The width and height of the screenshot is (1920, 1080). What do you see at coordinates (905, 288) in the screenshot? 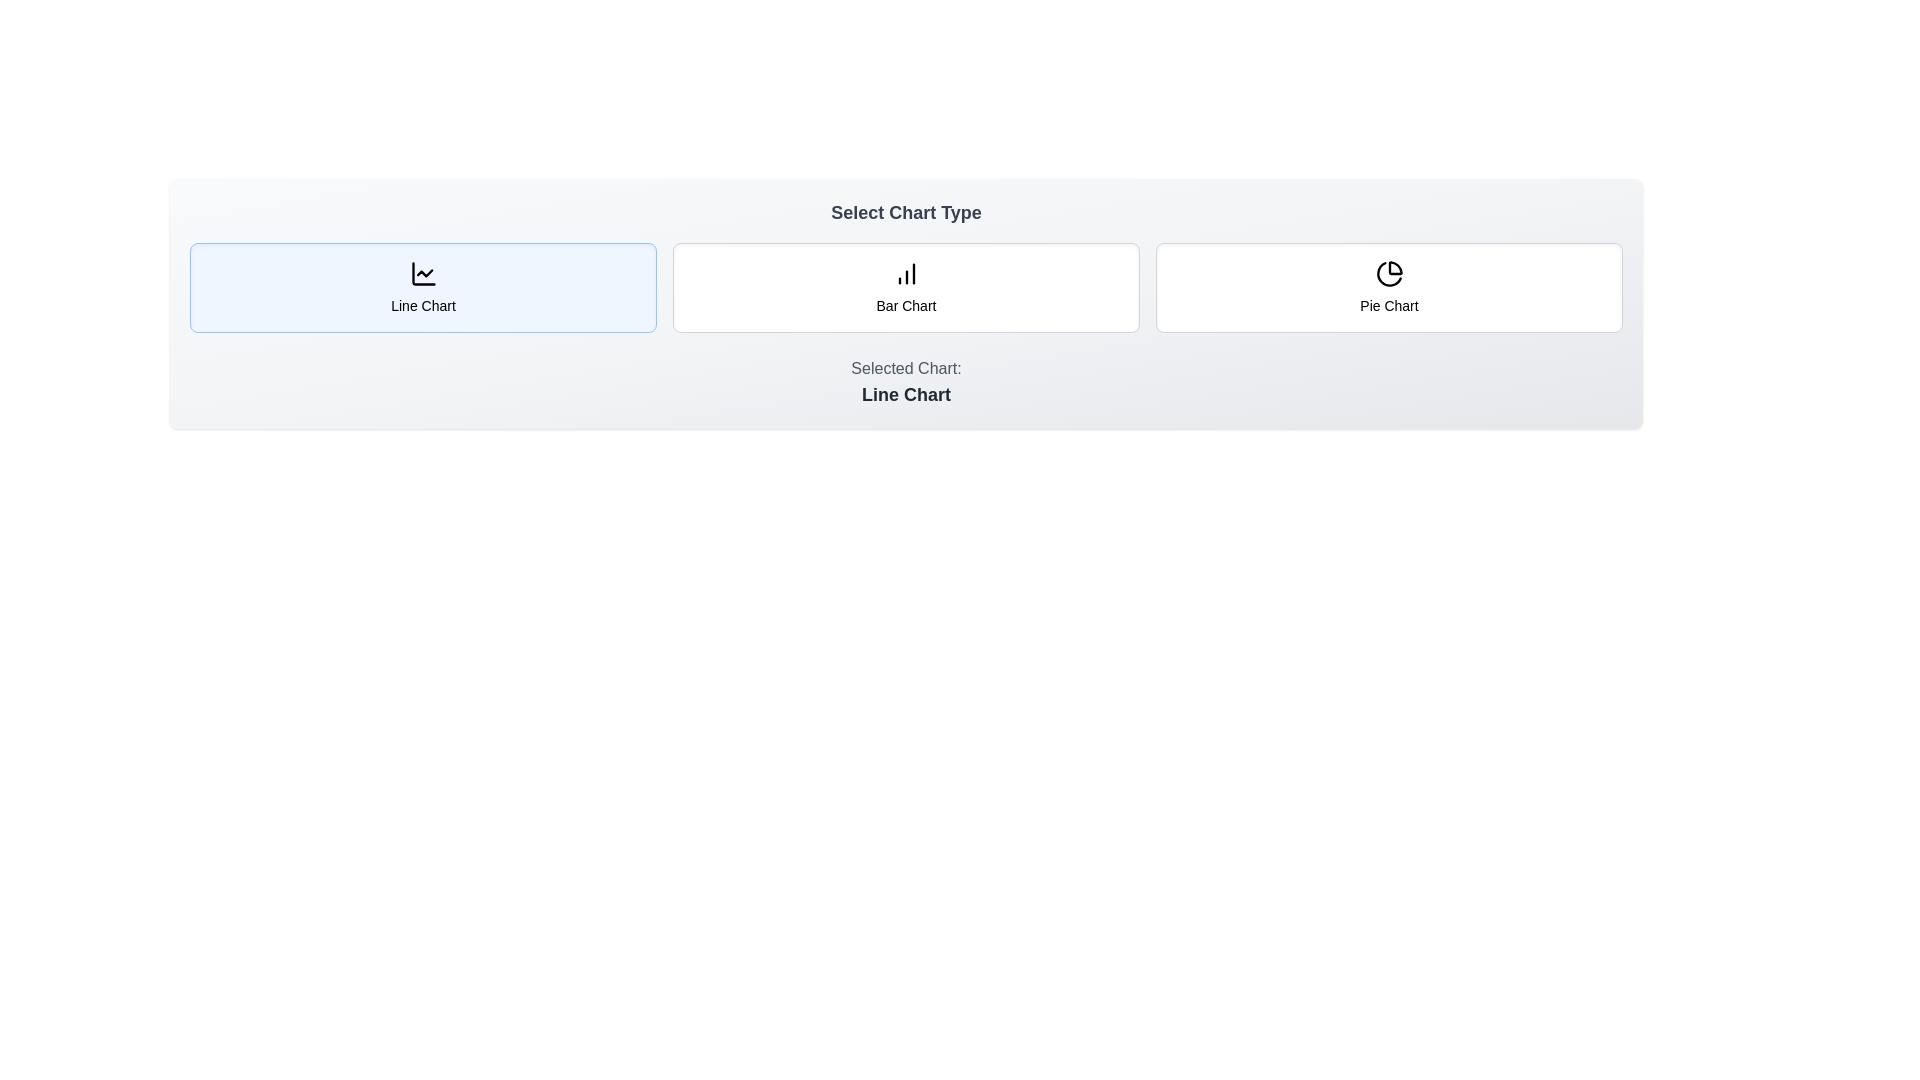
I see `the chart type Bar Chart by clicking on its corresponding button` at bounding box center [905, 288].